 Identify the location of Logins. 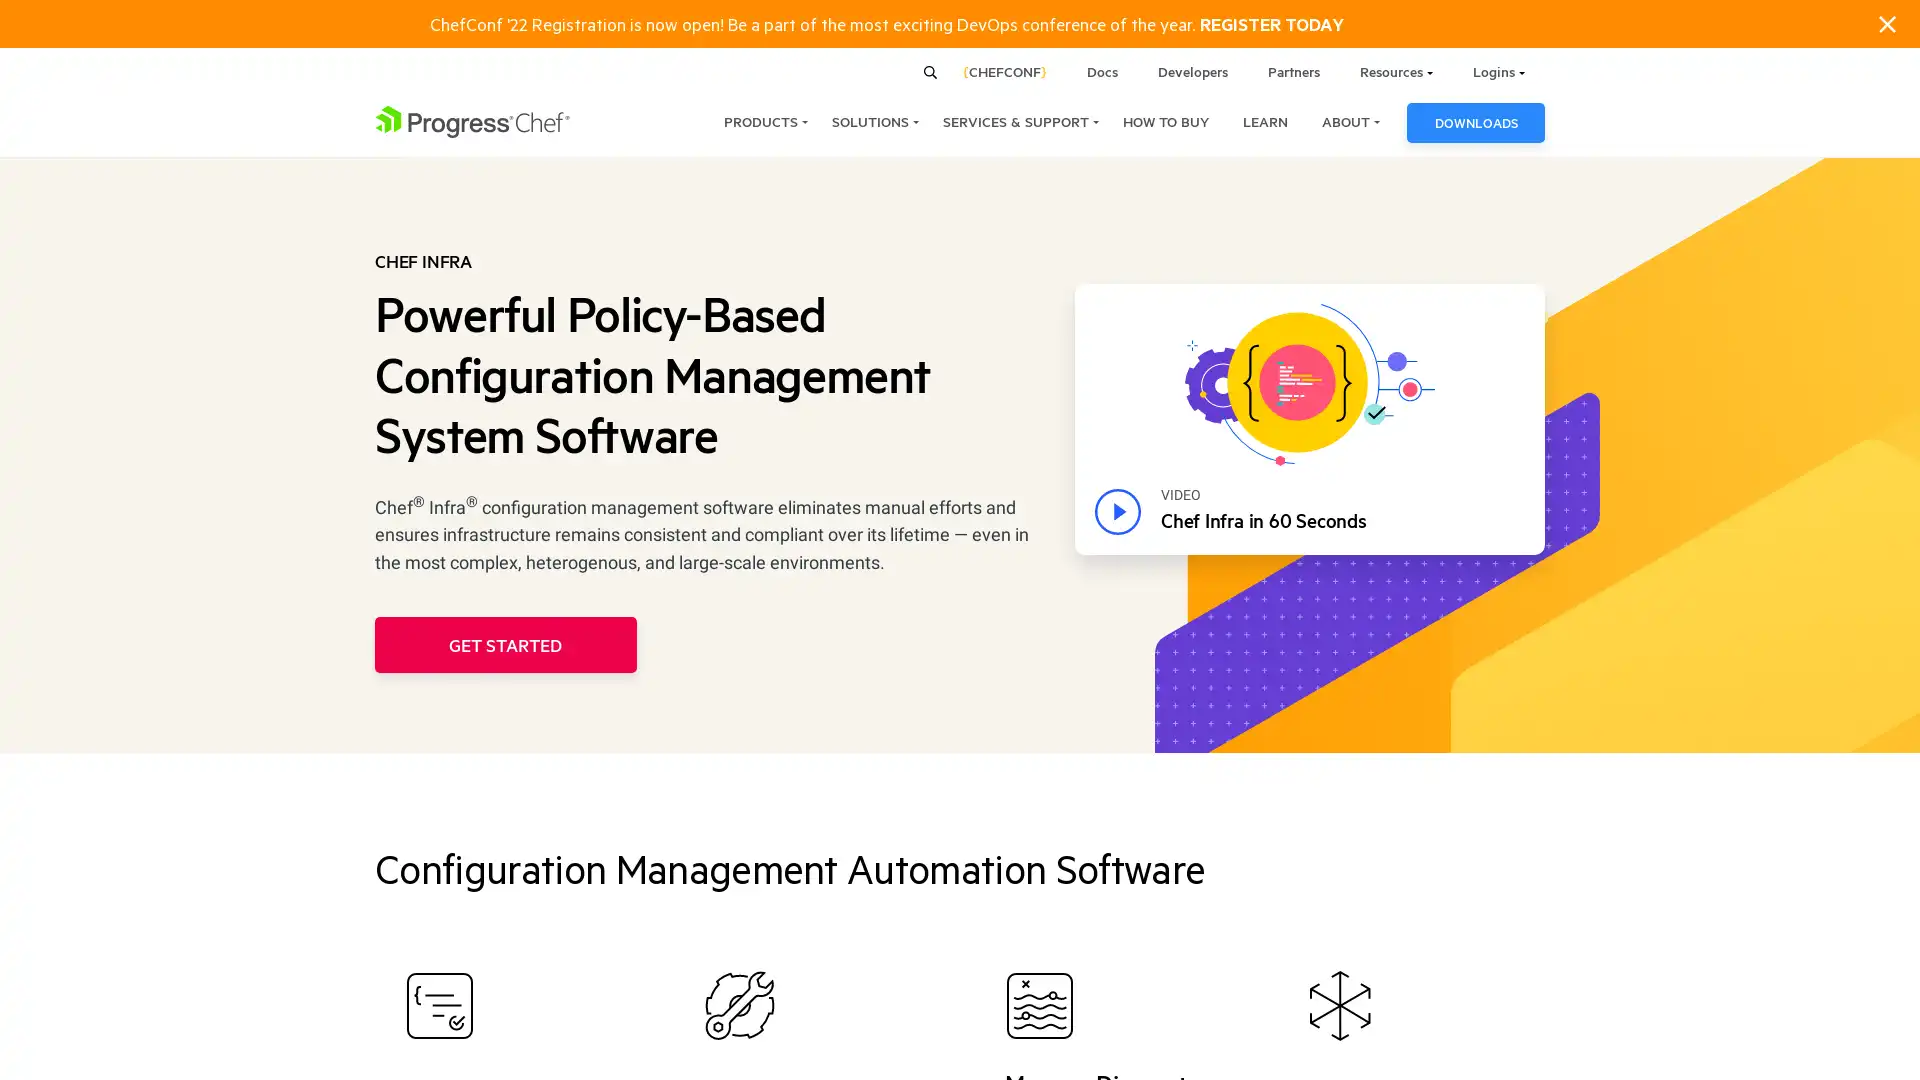
(1498, 71).